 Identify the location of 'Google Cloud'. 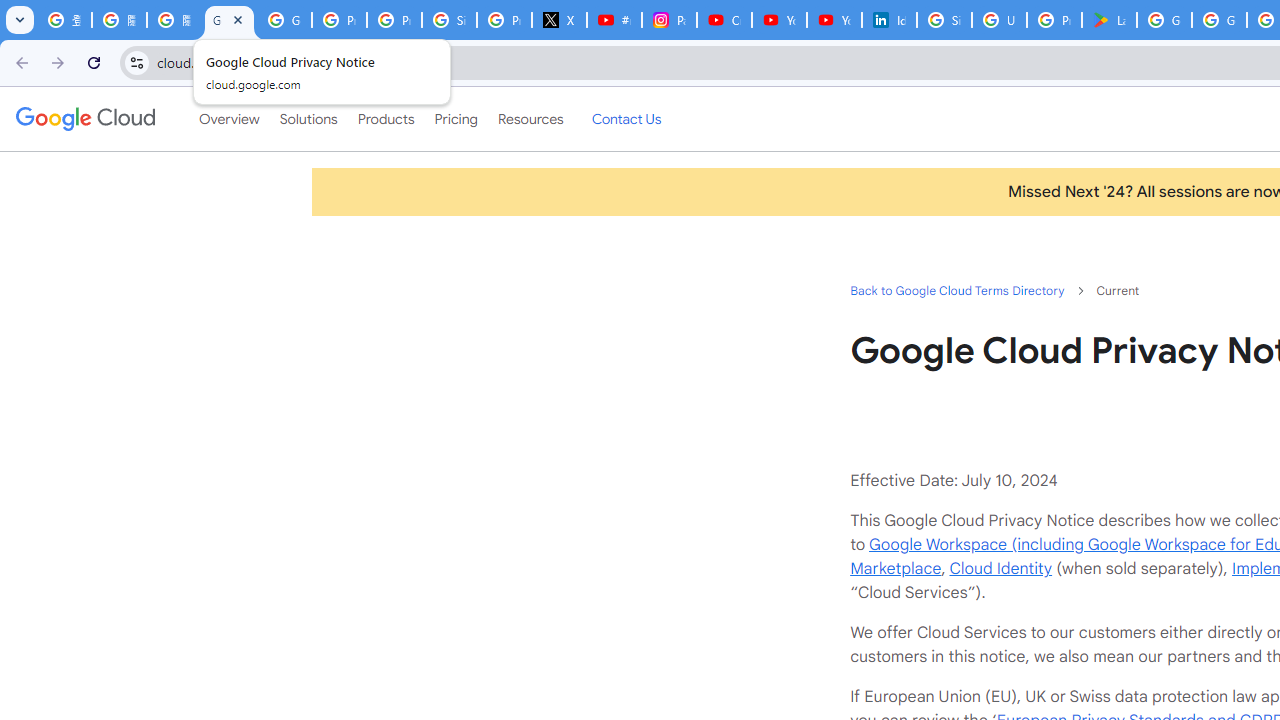
(84, 119).